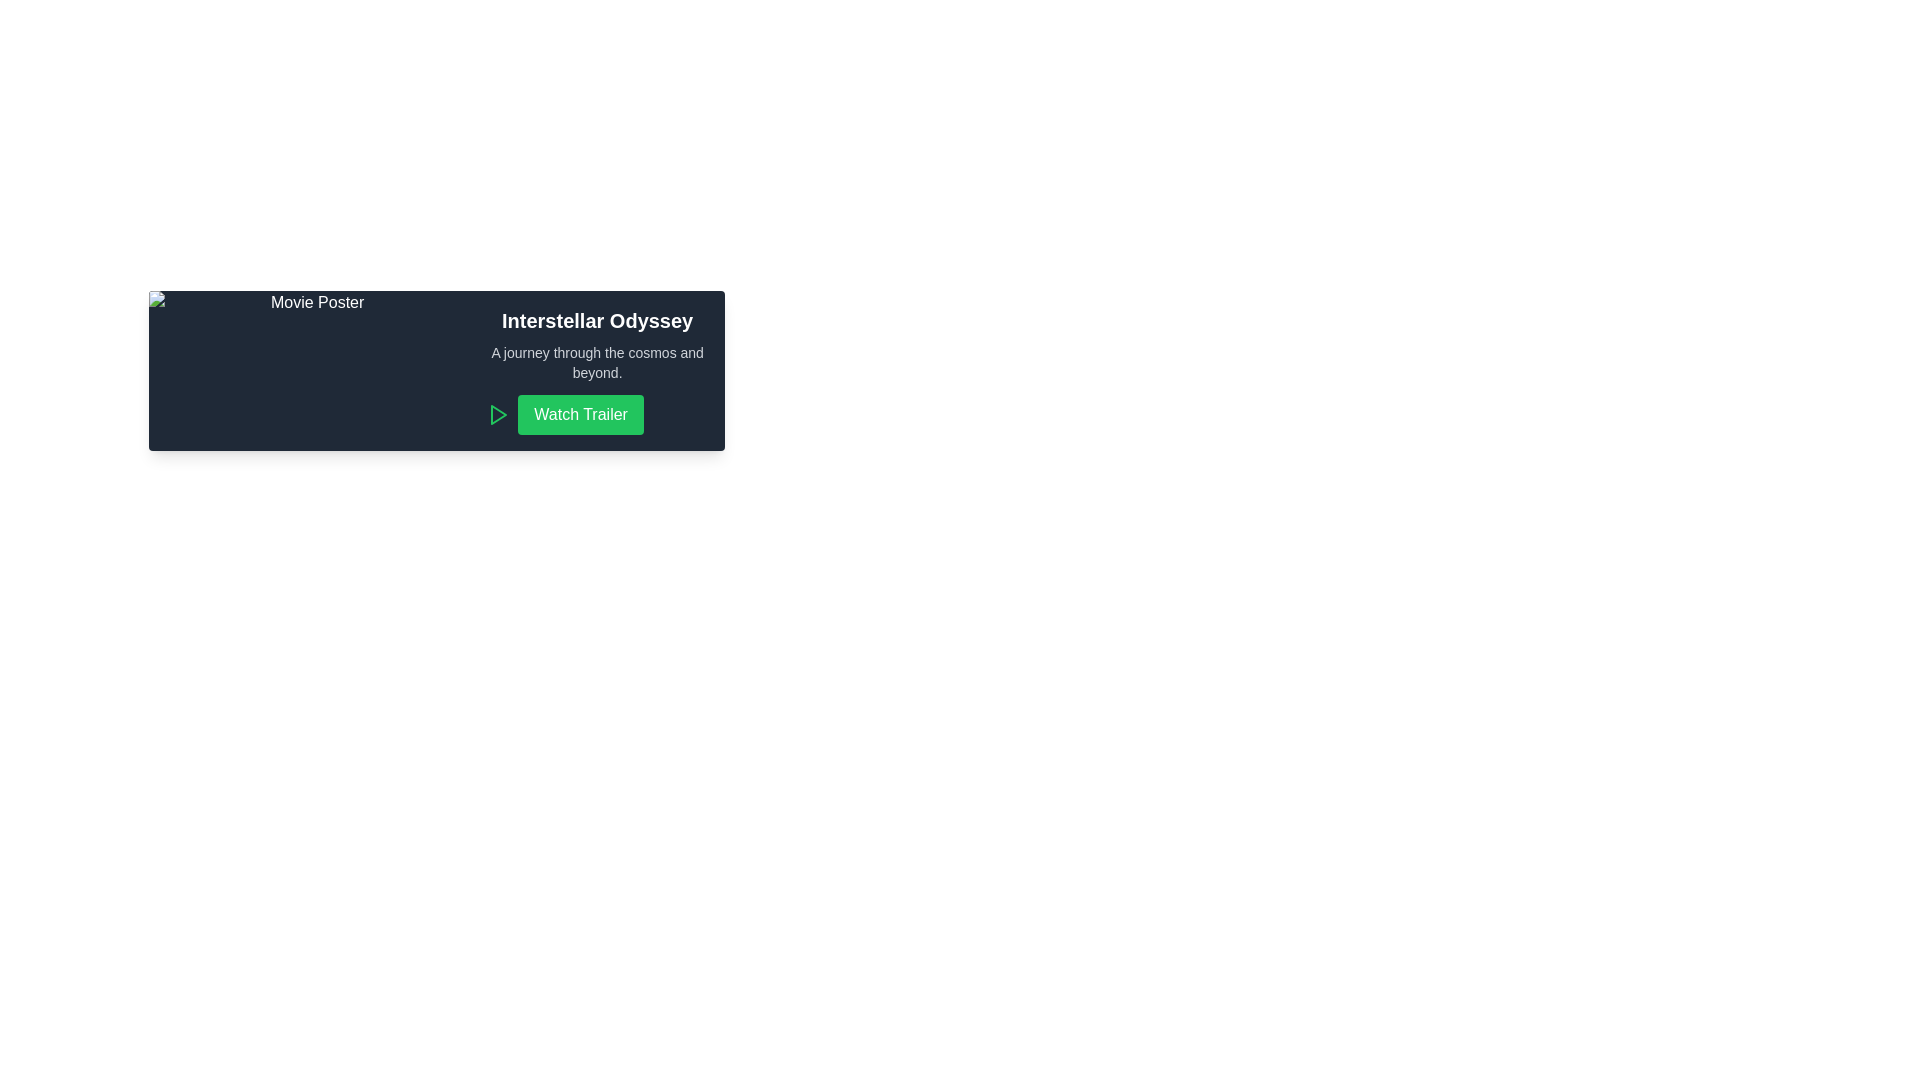 This screenshot has width=1920, height=1080. Describe the element at coordinates (499, 414) in the screenshot. I see `the triangular play button icon located to the left of the green 'Watch Trailer' button in the 'Interstellar Odyssey' visual card` at that location.